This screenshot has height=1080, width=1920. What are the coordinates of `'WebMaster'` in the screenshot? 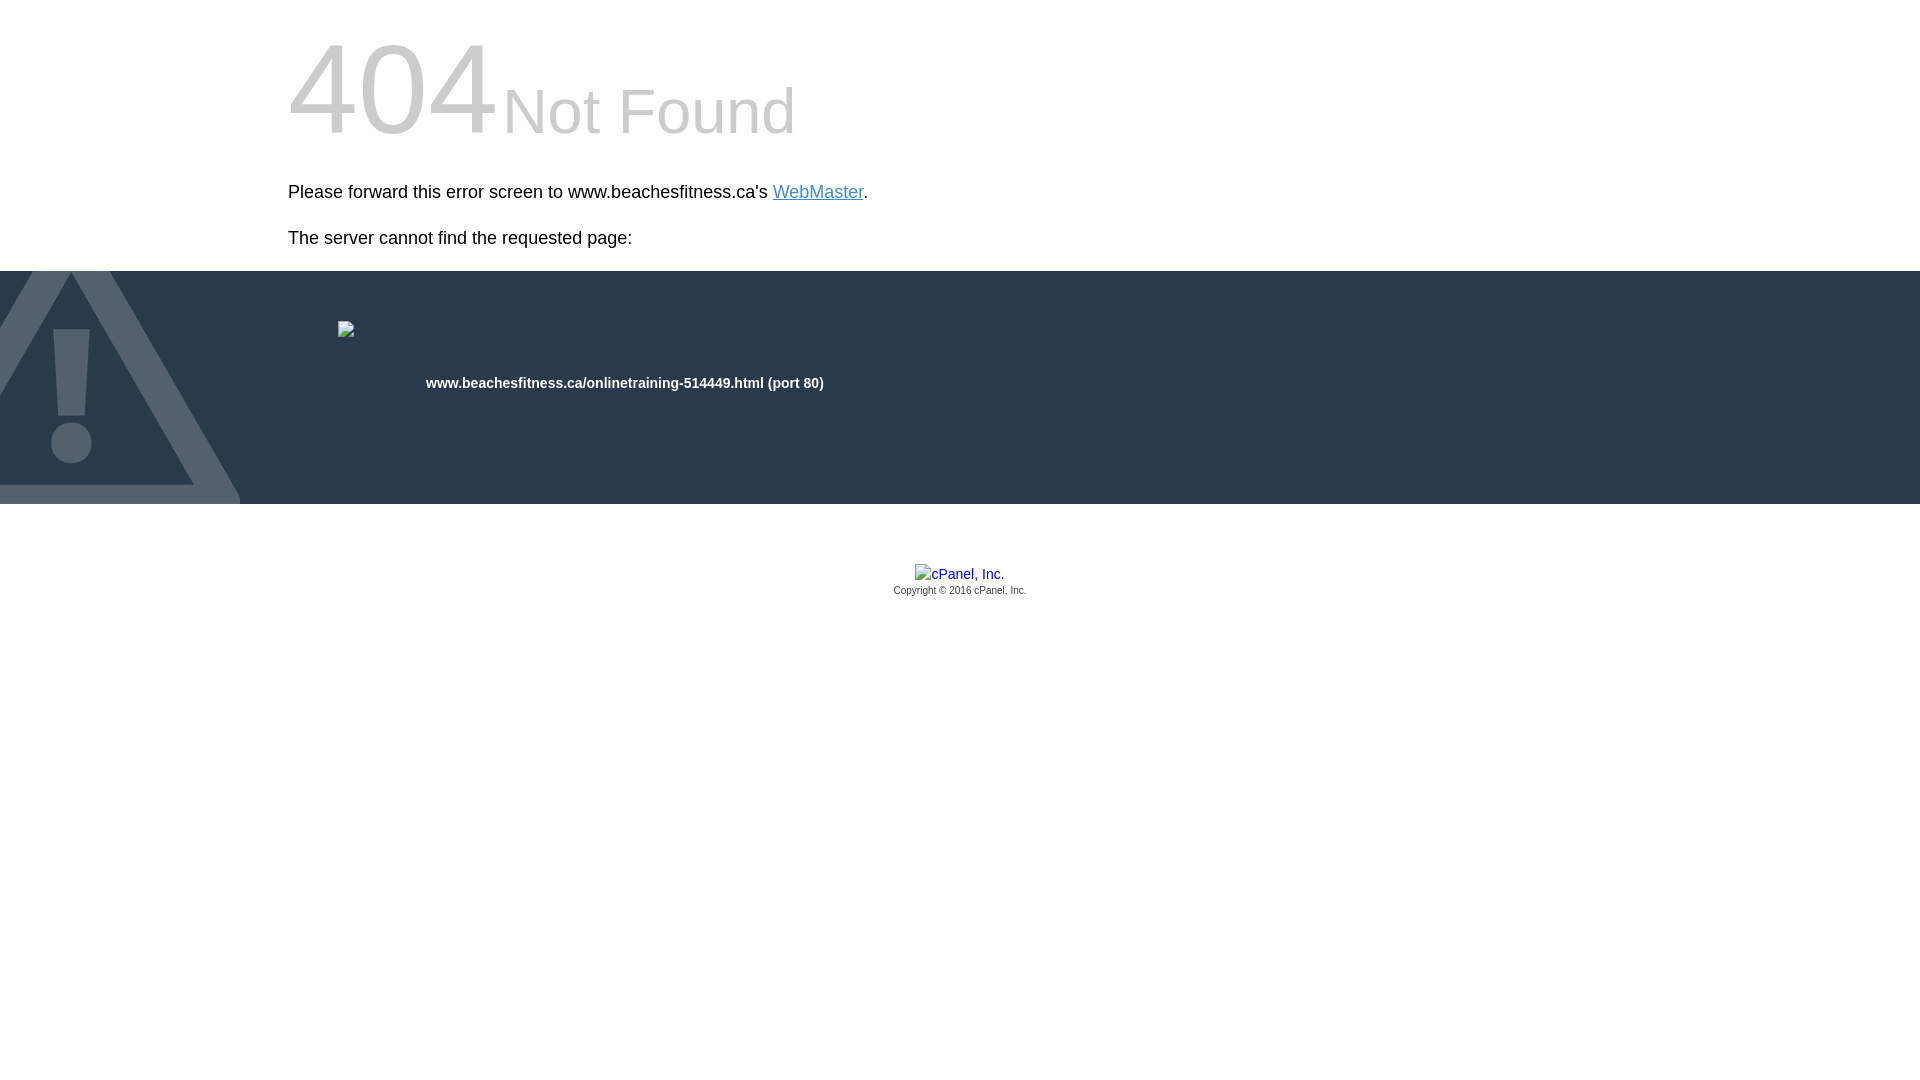 It's located at (818, 192).